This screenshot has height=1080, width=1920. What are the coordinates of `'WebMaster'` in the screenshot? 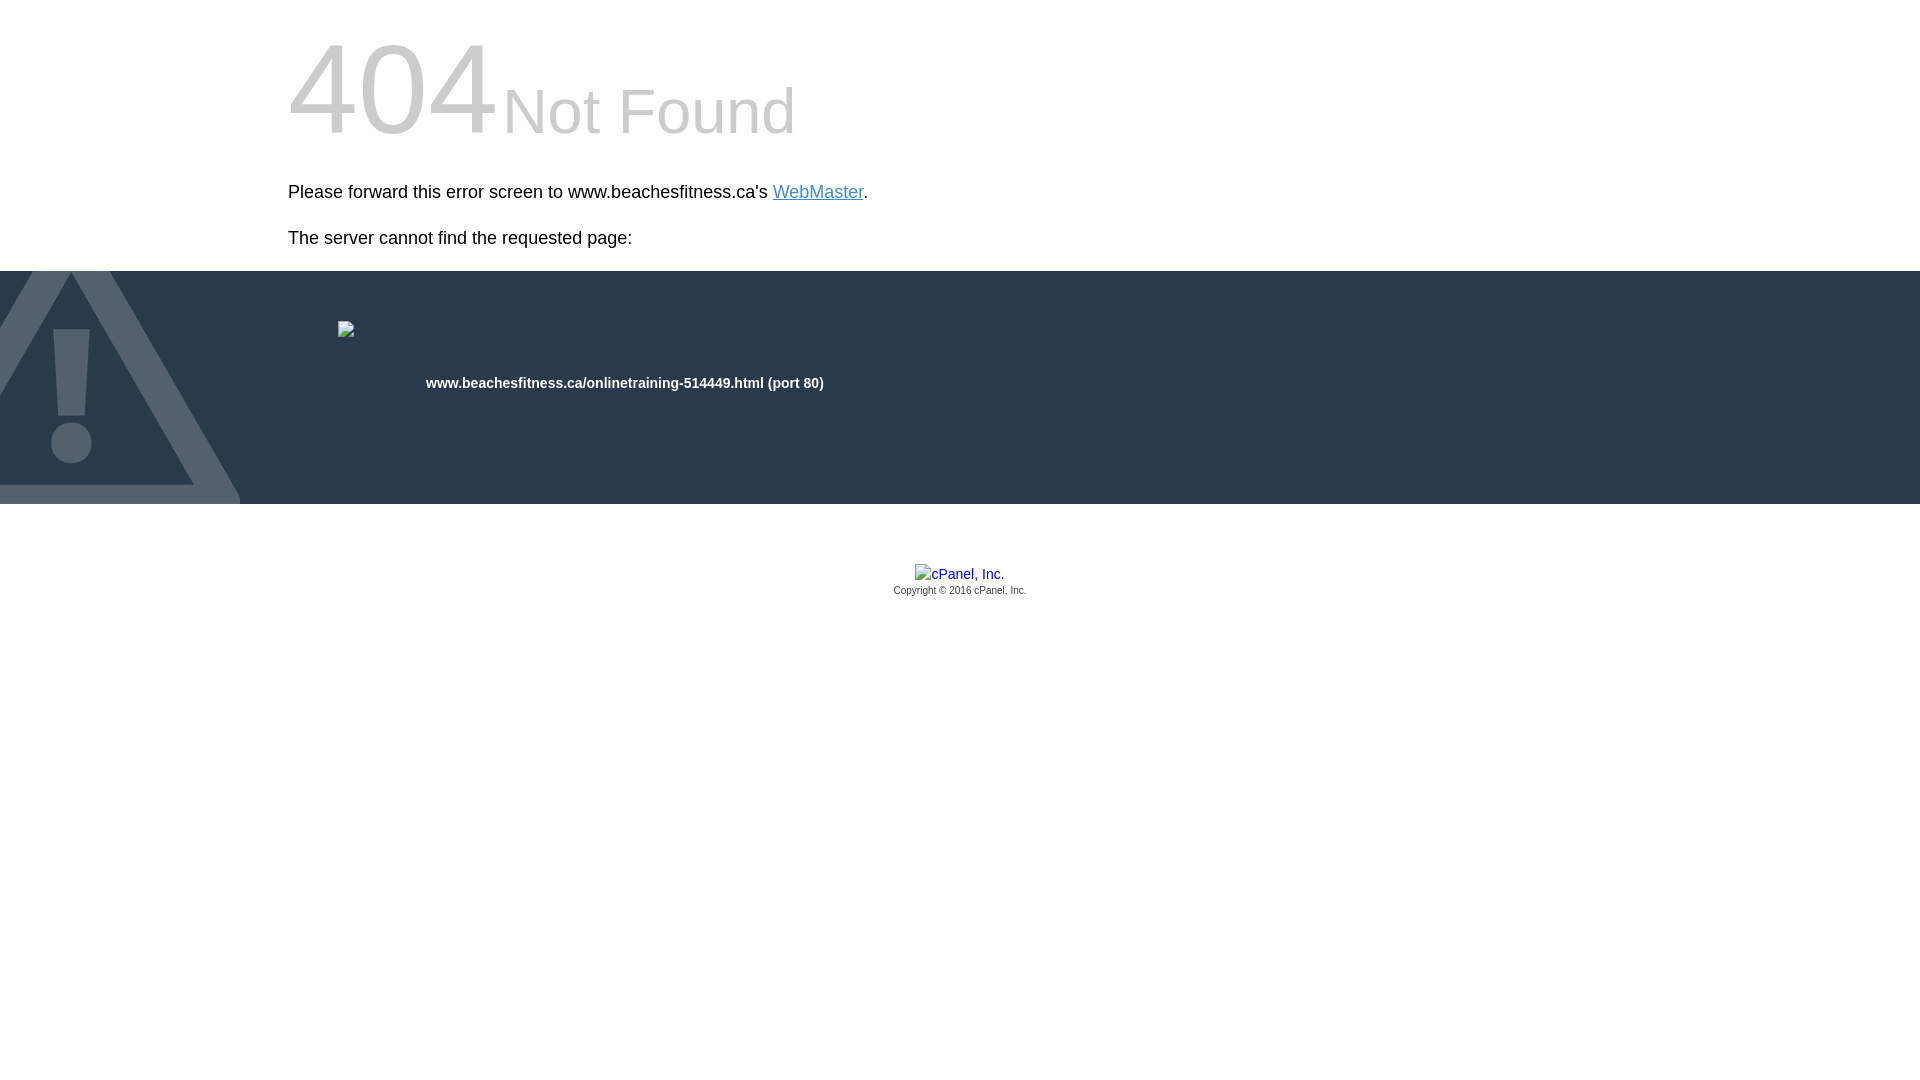 It's located at (818, 192).